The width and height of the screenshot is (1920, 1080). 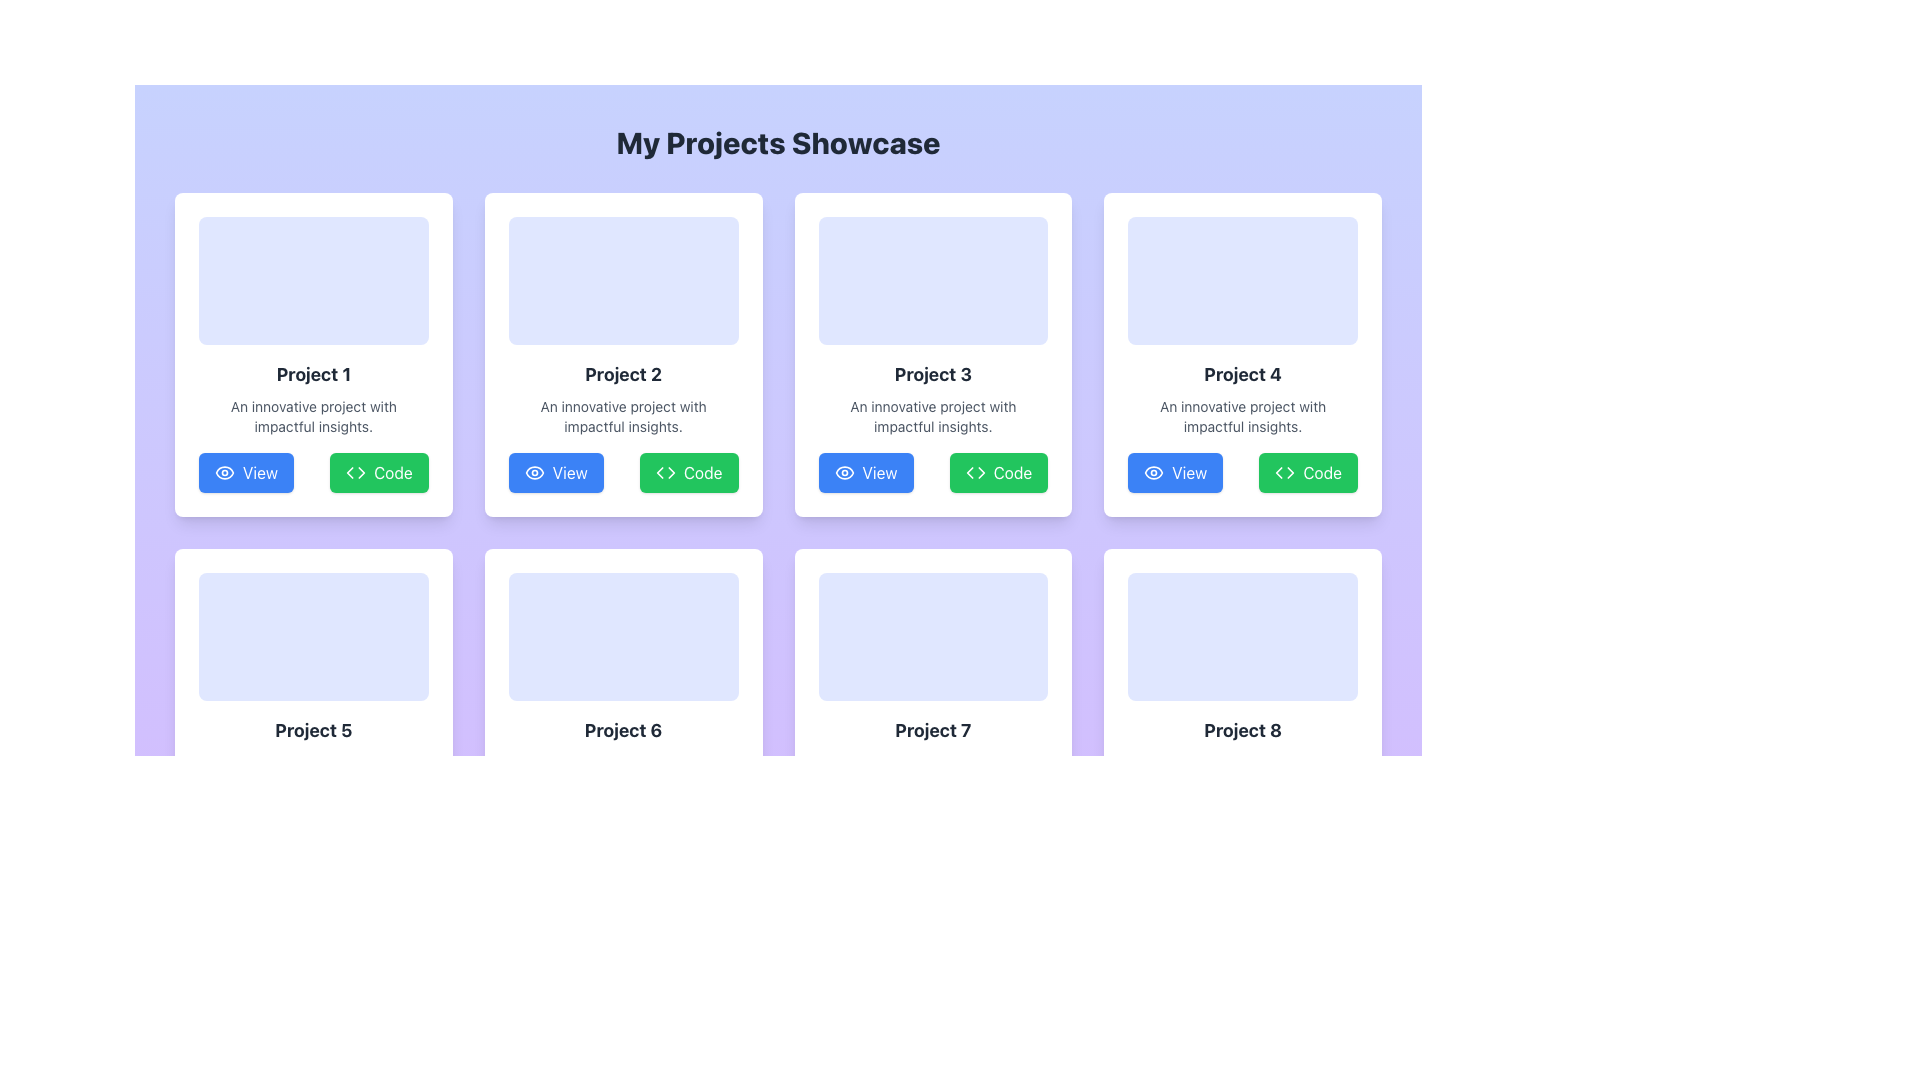 What do you see at coordinates (665, 473) in the screenshot?
I see `the coding icon located in the center of the green 'Code' button in the first row of project cards titled 'Project 2' to interact with it` at bounding box center [665, 473].